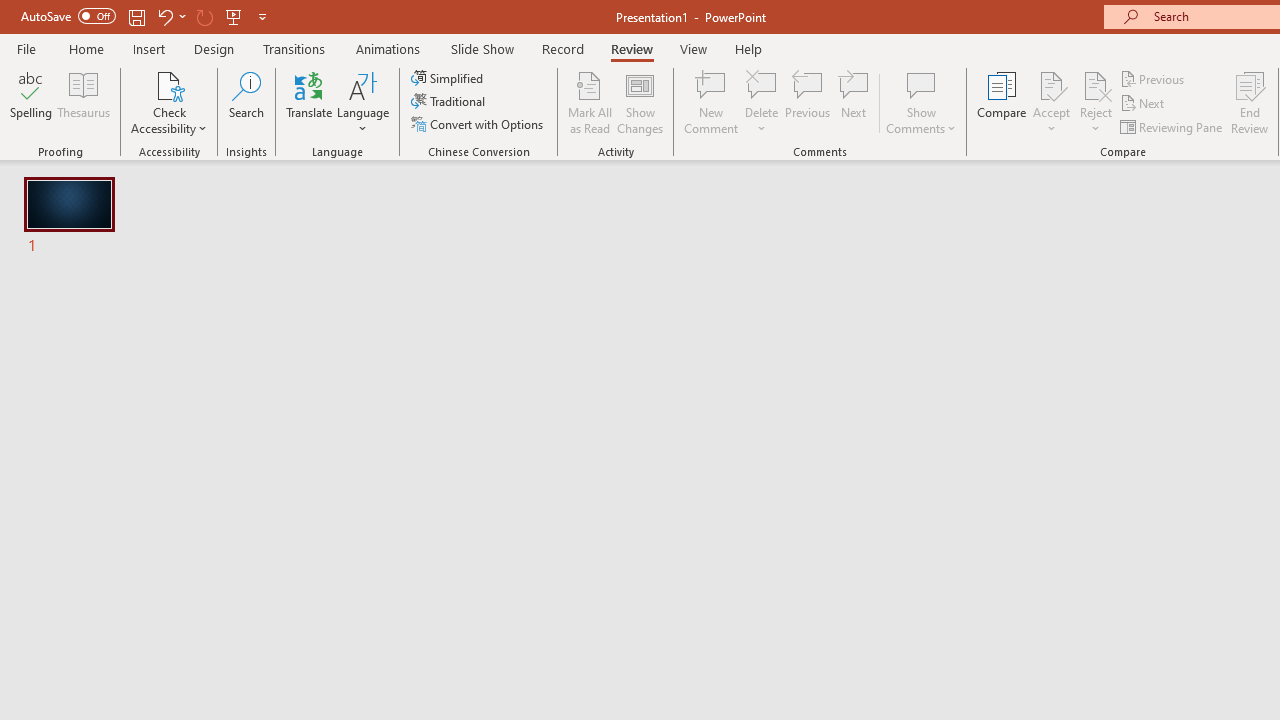  Describe the element at coordinates (1050, 103) in the screenshot. I see `'Accept'` at that location.